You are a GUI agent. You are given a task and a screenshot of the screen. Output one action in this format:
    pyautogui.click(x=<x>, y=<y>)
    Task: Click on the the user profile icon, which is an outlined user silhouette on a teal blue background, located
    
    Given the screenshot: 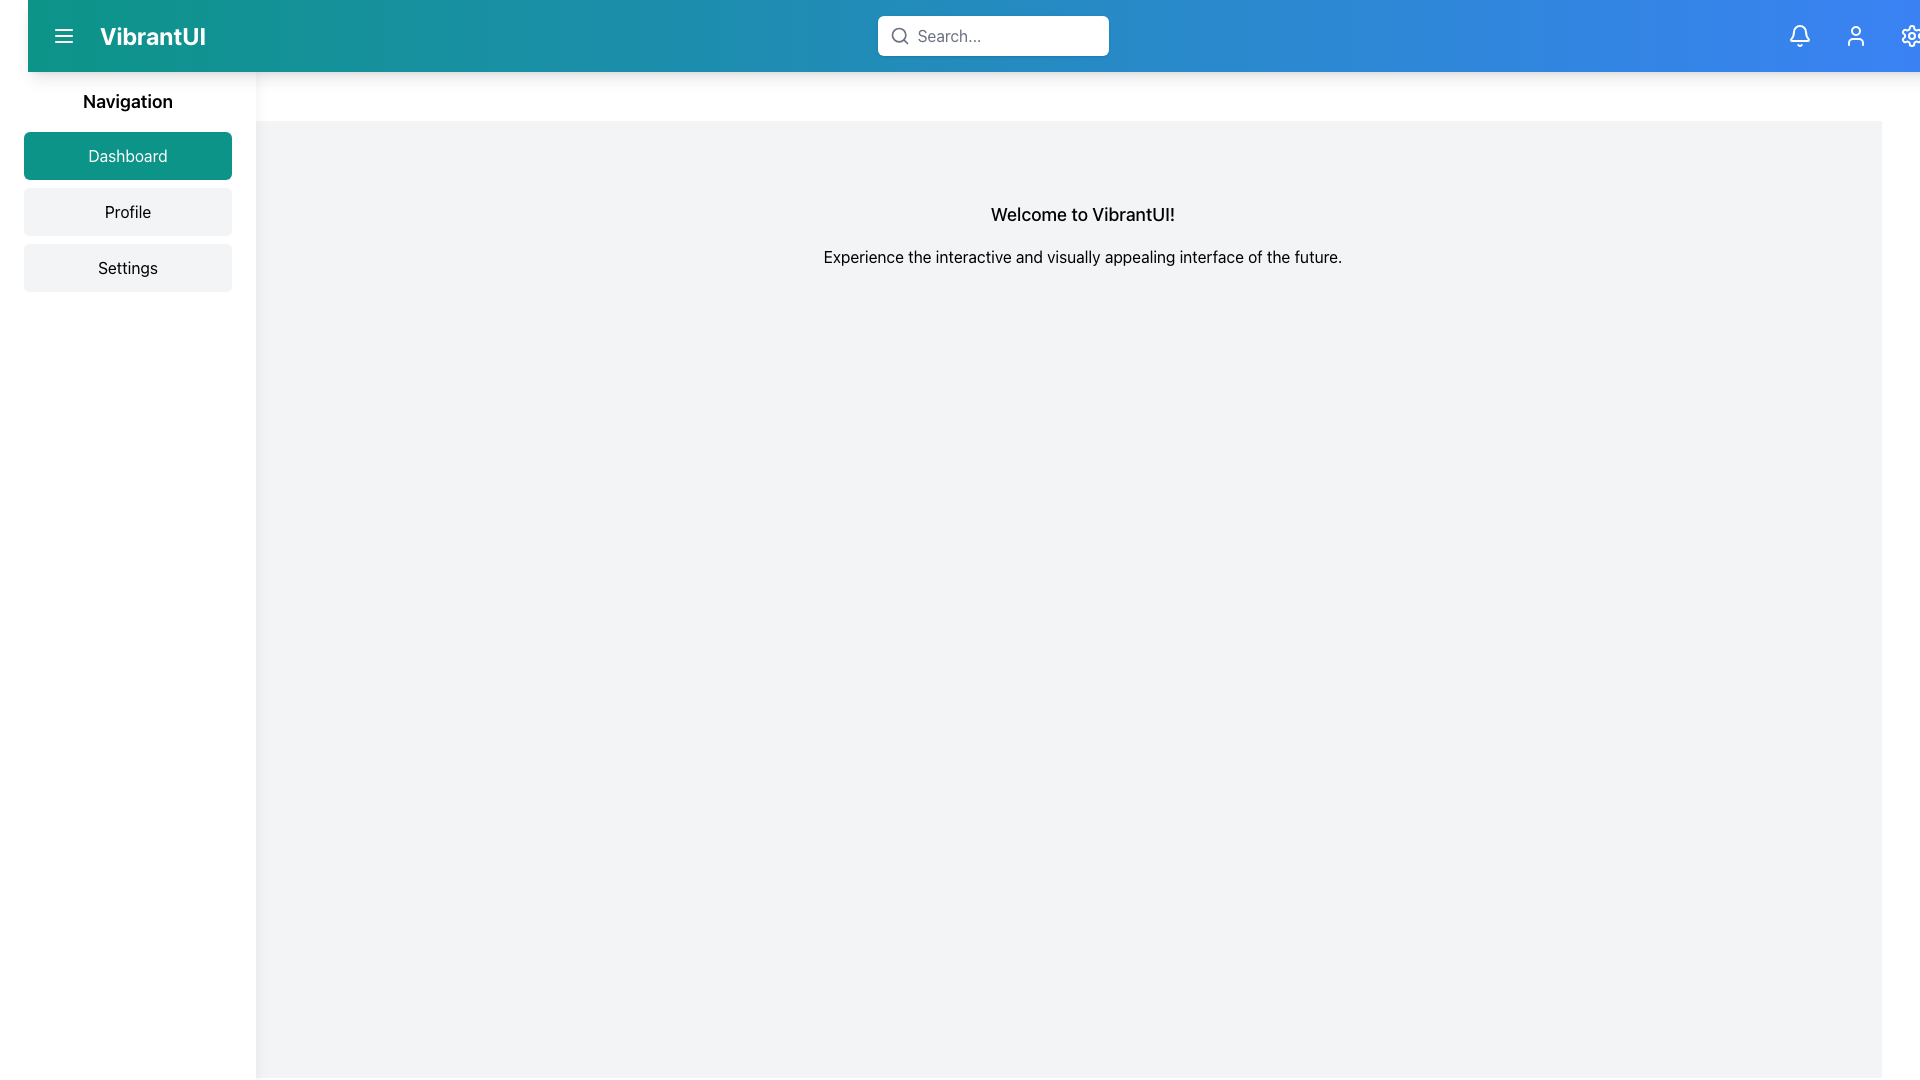 What is the action you would take?
    pyautogui.click(x=1855, y=35)
    